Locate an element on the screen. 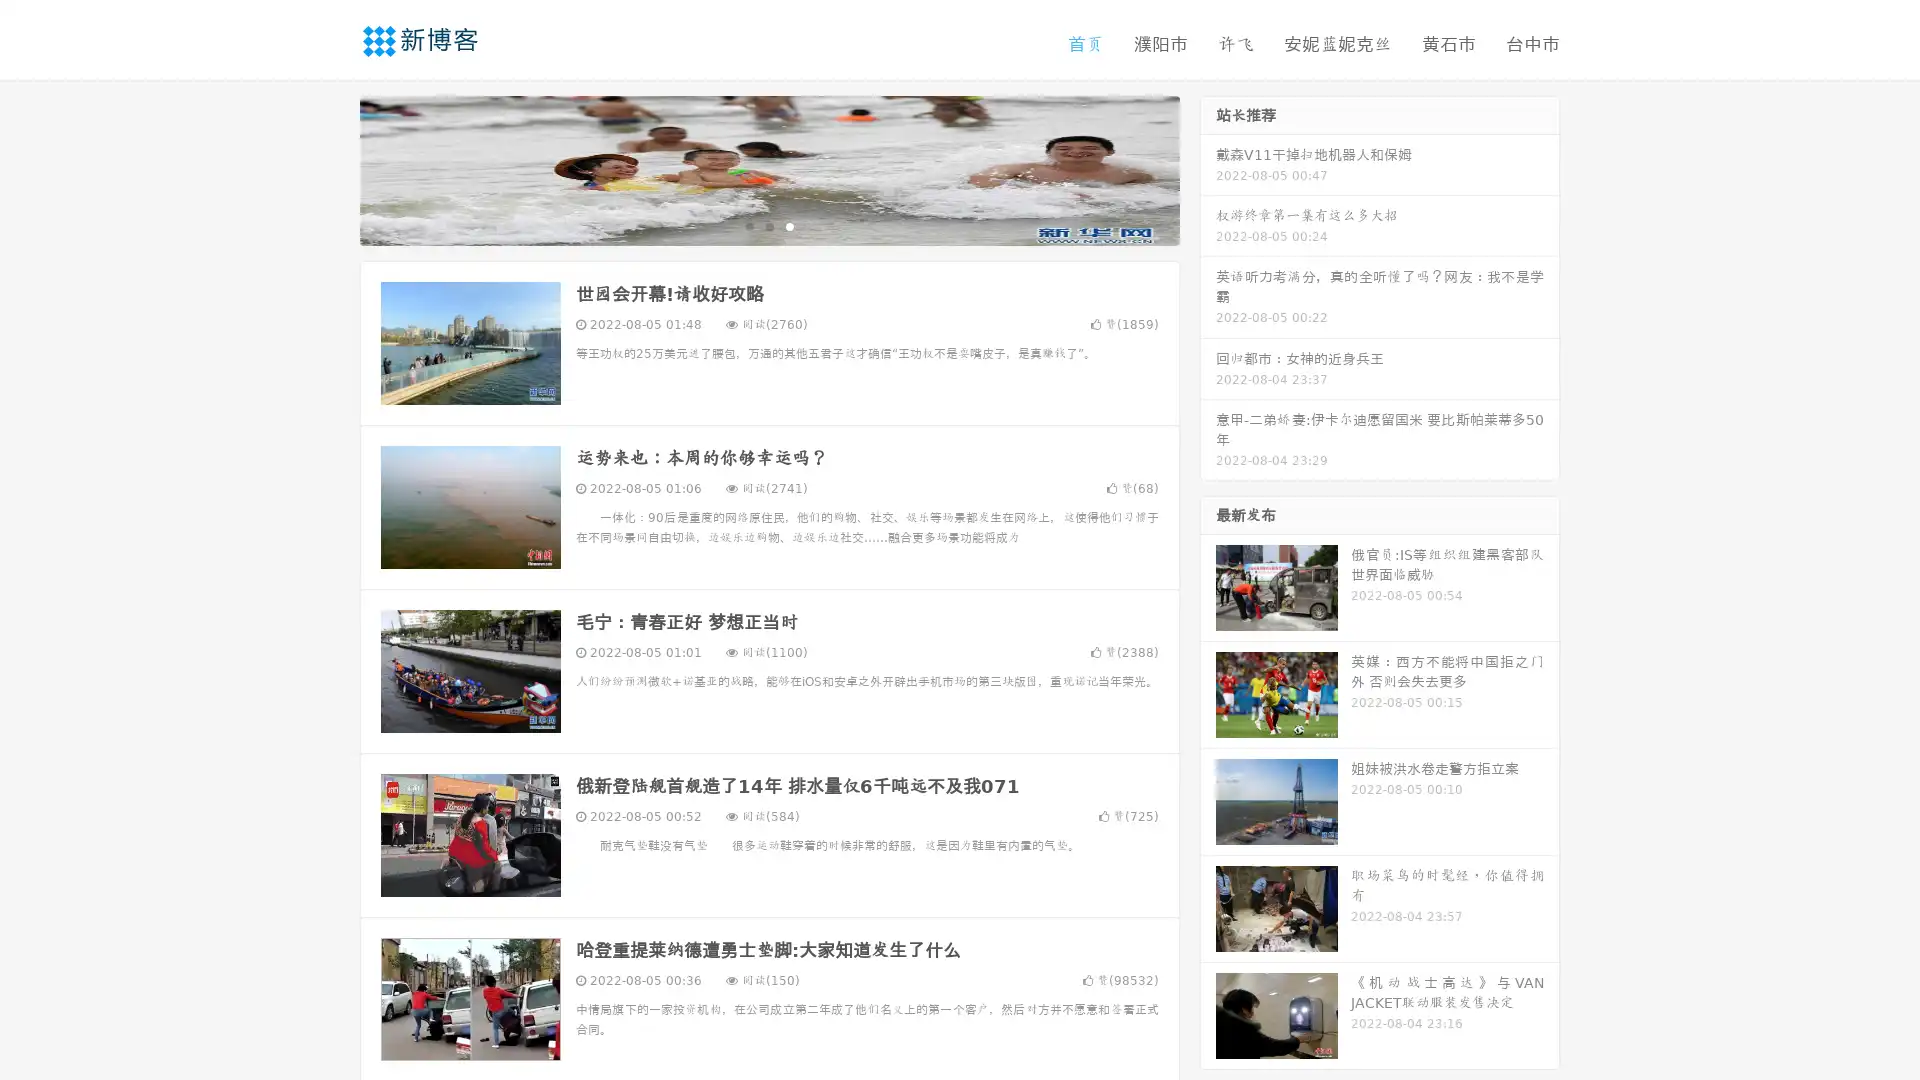 Image resolution: width=1920 pixels, height=1080 pixels. Go to slide 3 is located at coordinates (789, 225).